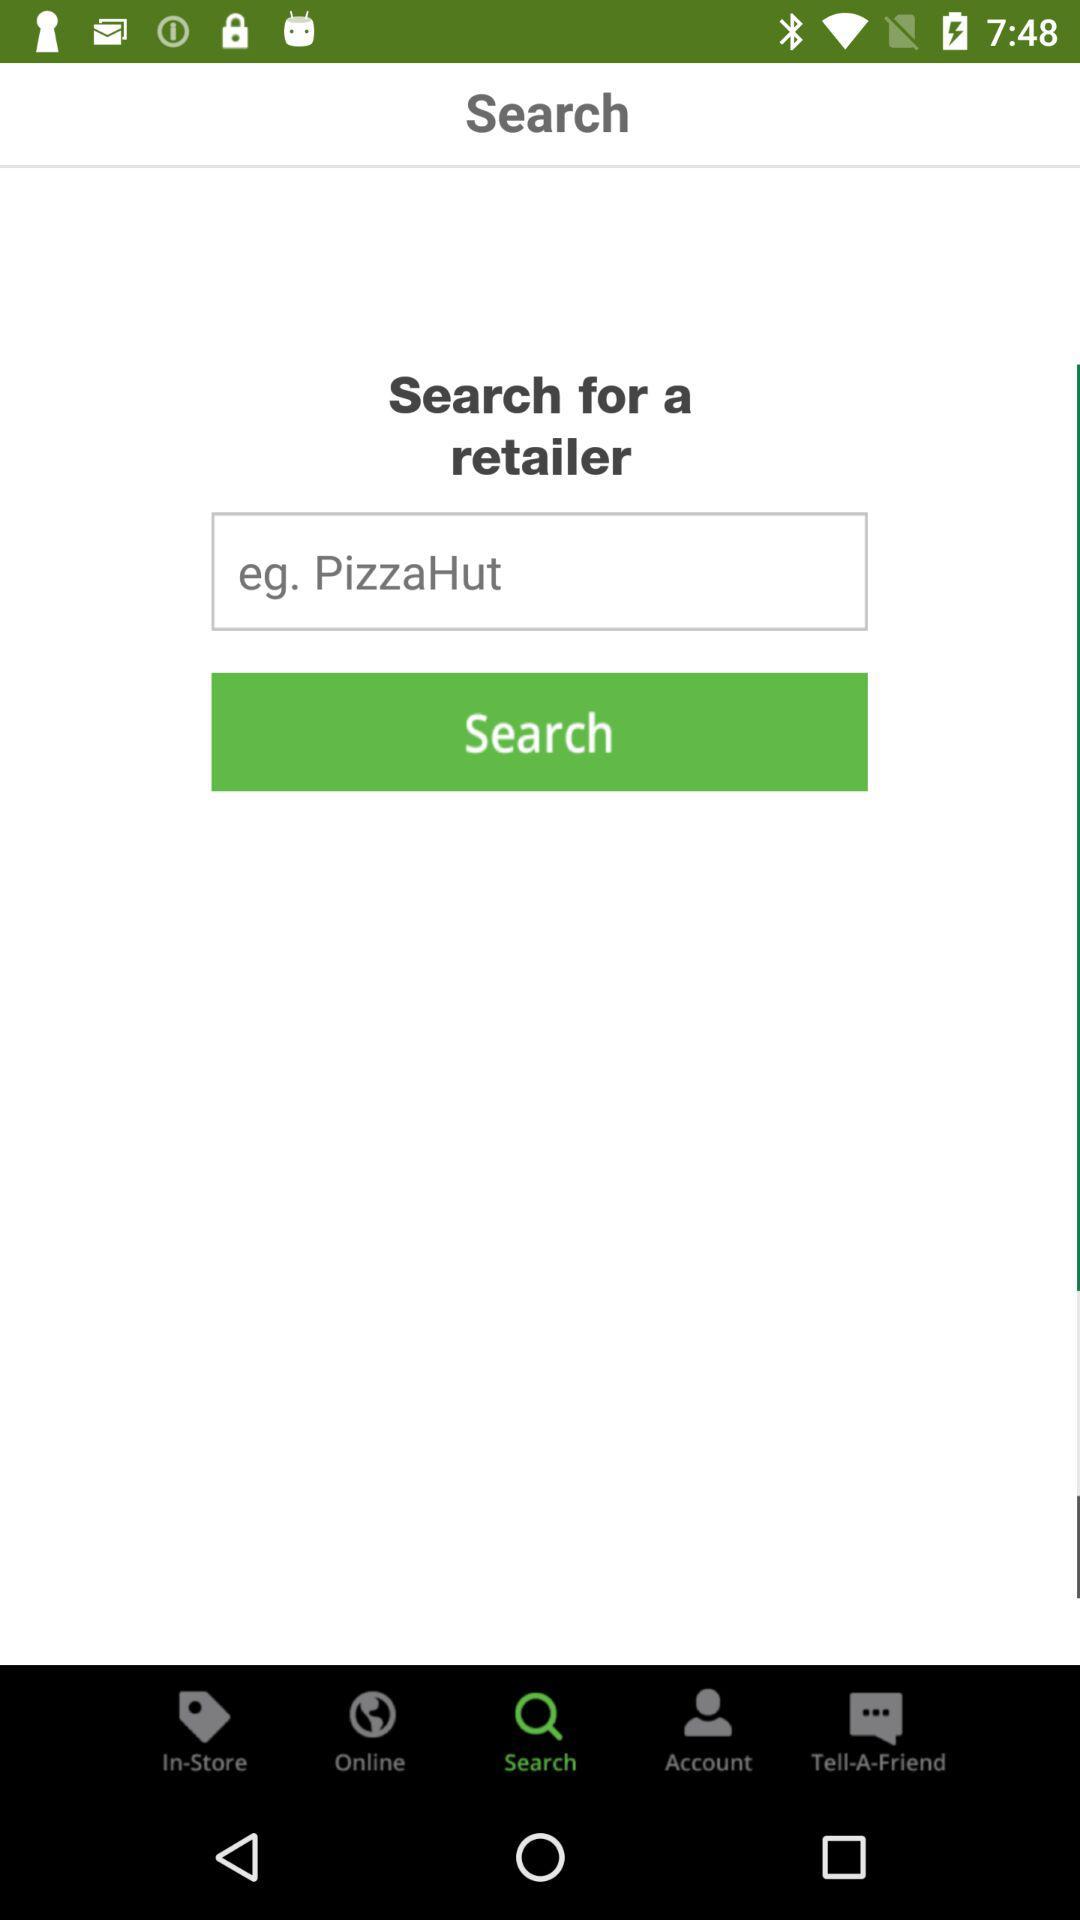  I want to click on account page, so click(707, 1728).